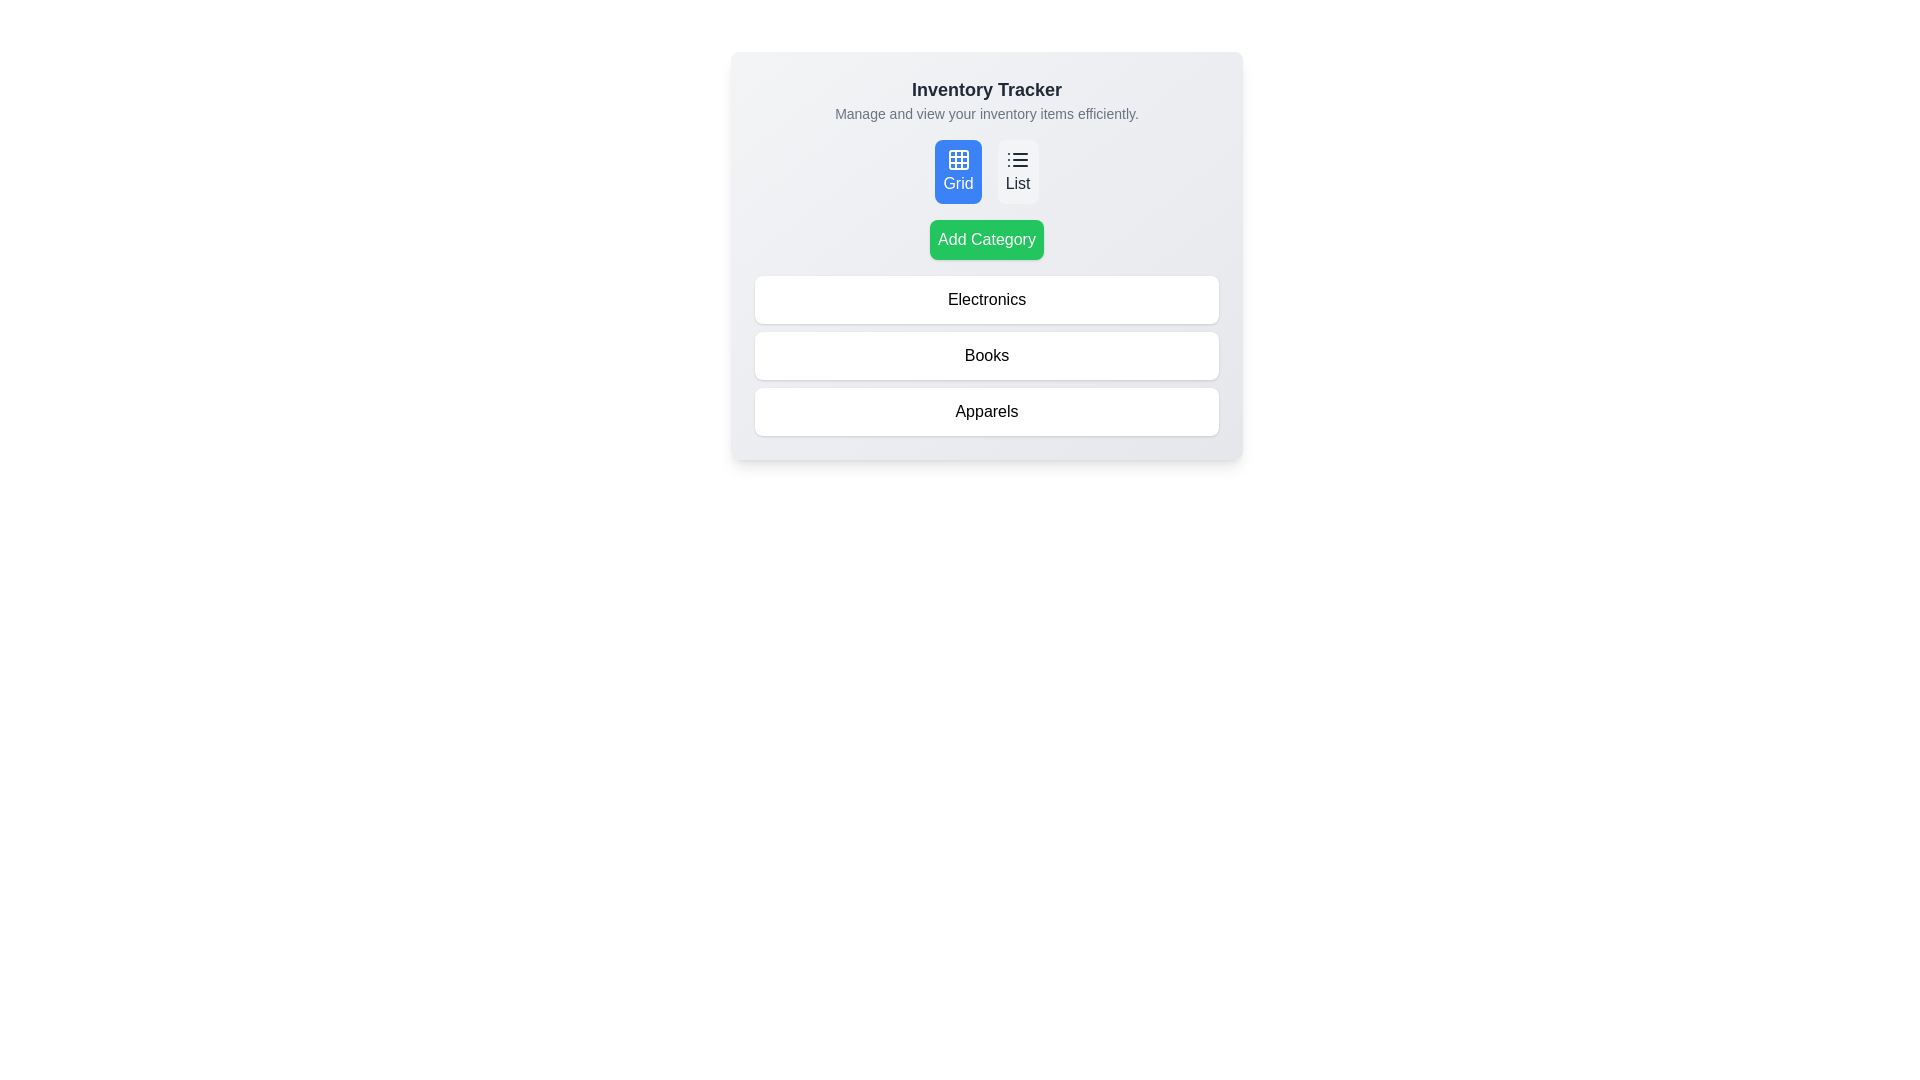 The width and height of the screenshot is (1920, 1080). What do you see at coordinates (987, 114) in the screenshot?
I see `the text block that contains the phrase 'Manage and view your inventory items efficiently.' which is gray and centered below 'Inventory Tracker'` at bounding box center [987, 114].